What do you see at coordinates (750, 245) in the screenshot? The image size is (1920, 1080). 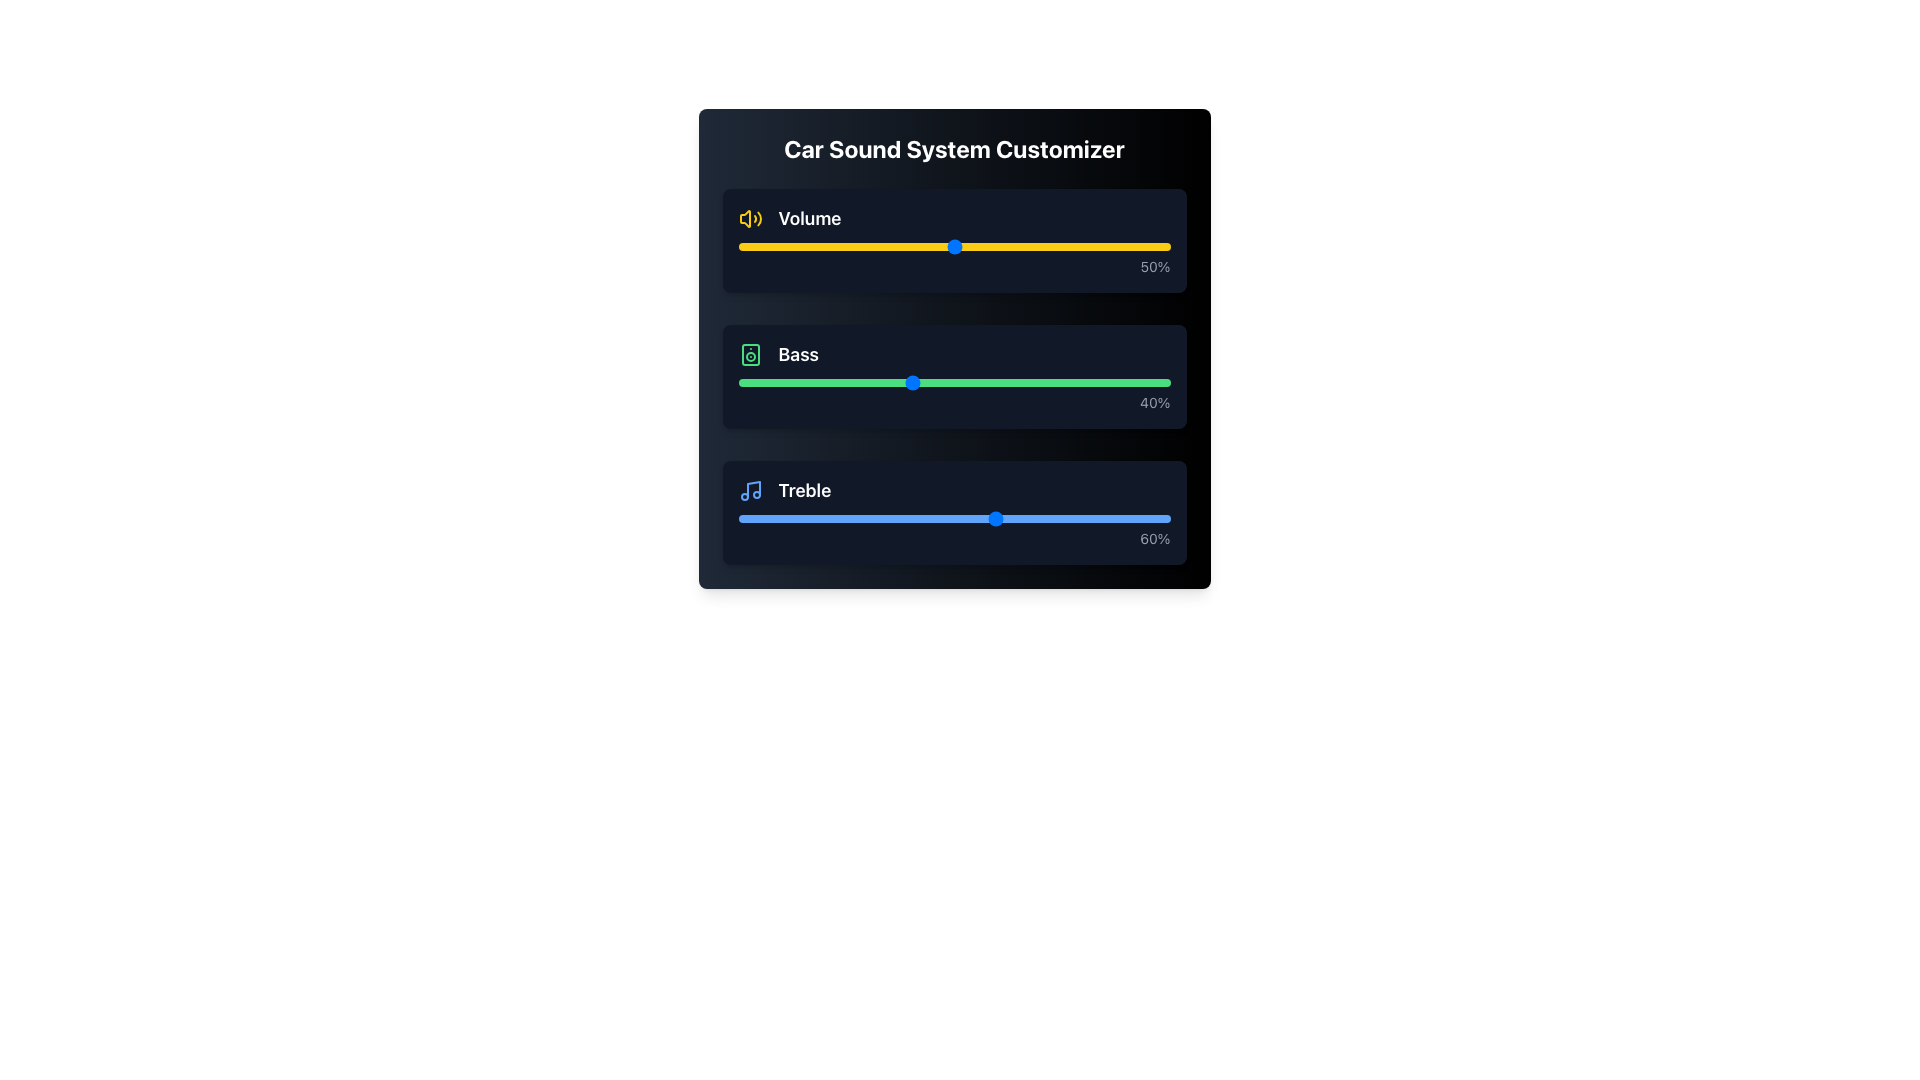 I see `the volume` at bounding box center [750, 245].